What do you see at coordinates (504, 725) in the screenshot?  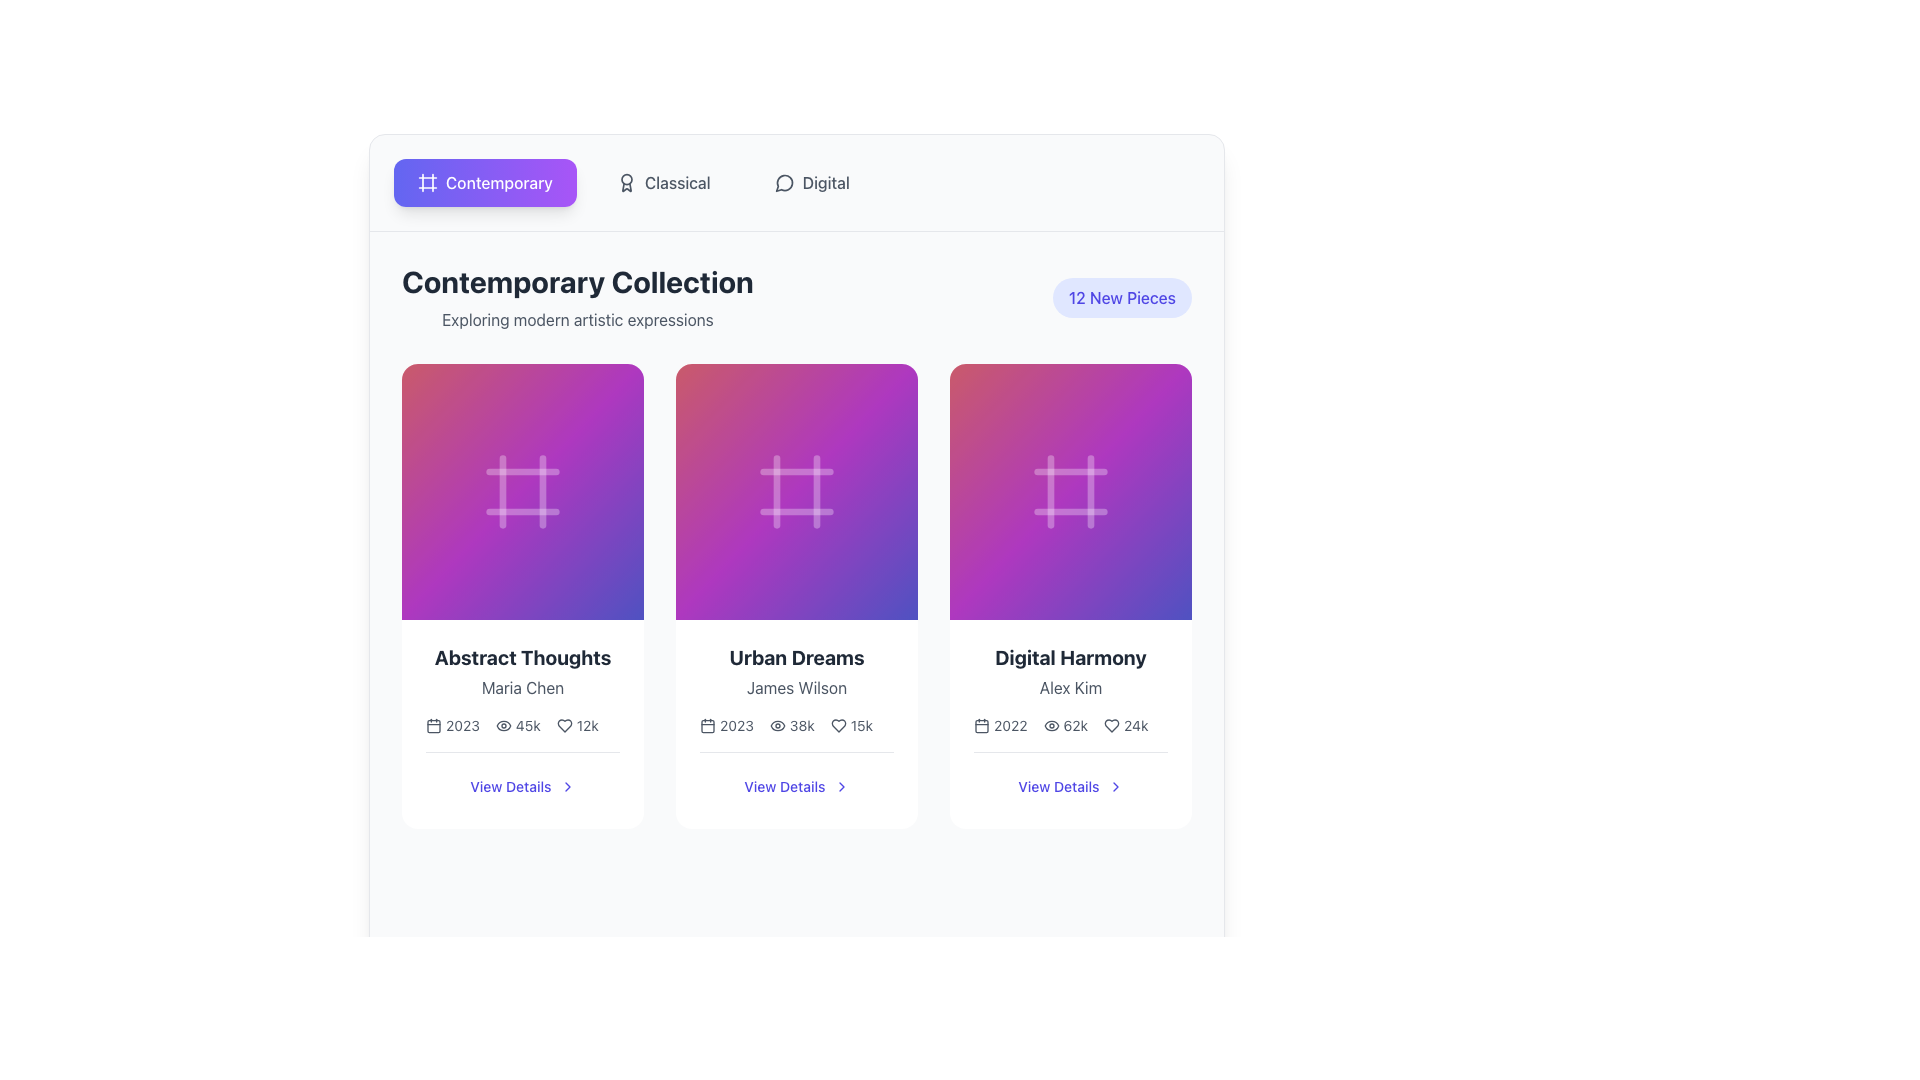 I see `the eye icon located in the middle of the horizontal group beneath the 'Abstract Thoughts' card header` at bounding box center [504, 725].